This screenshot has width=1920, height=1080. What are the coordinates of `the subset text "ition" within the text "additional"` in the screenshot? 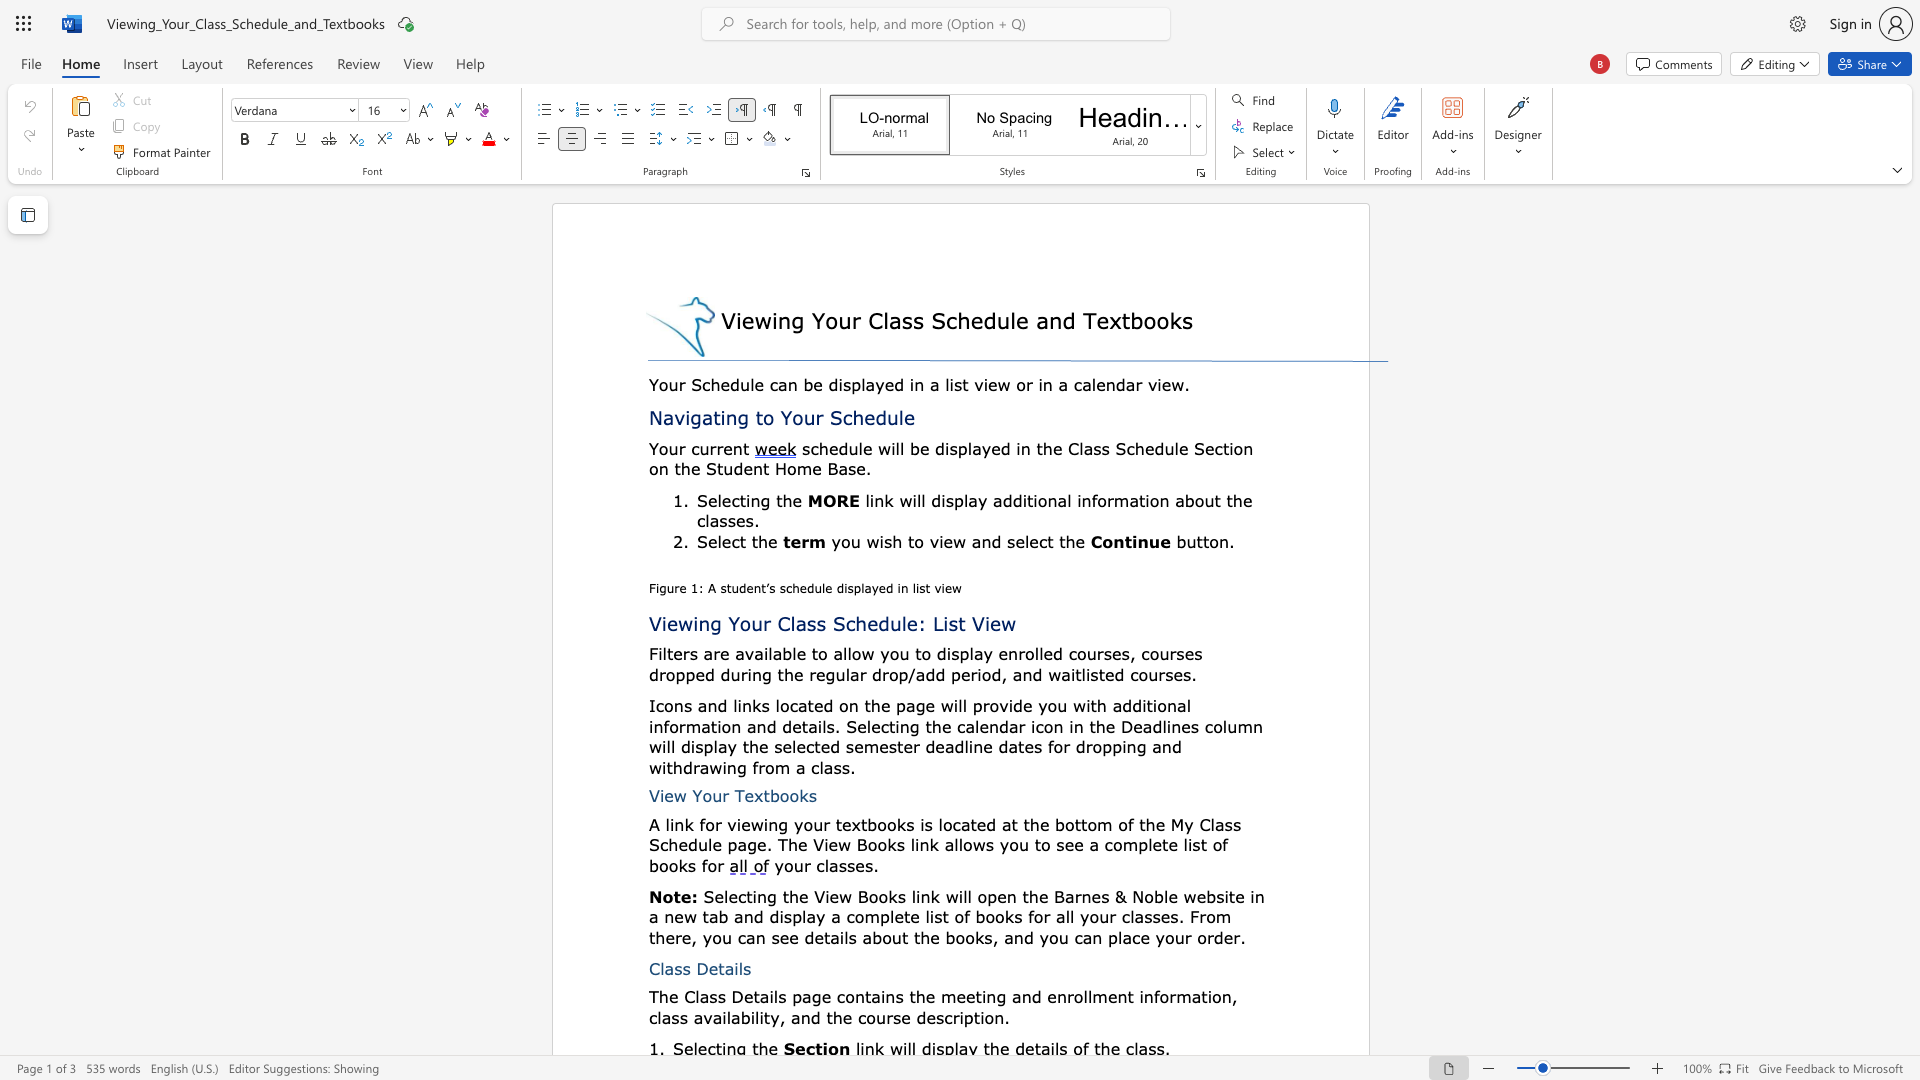 It's located at (1022, 499).